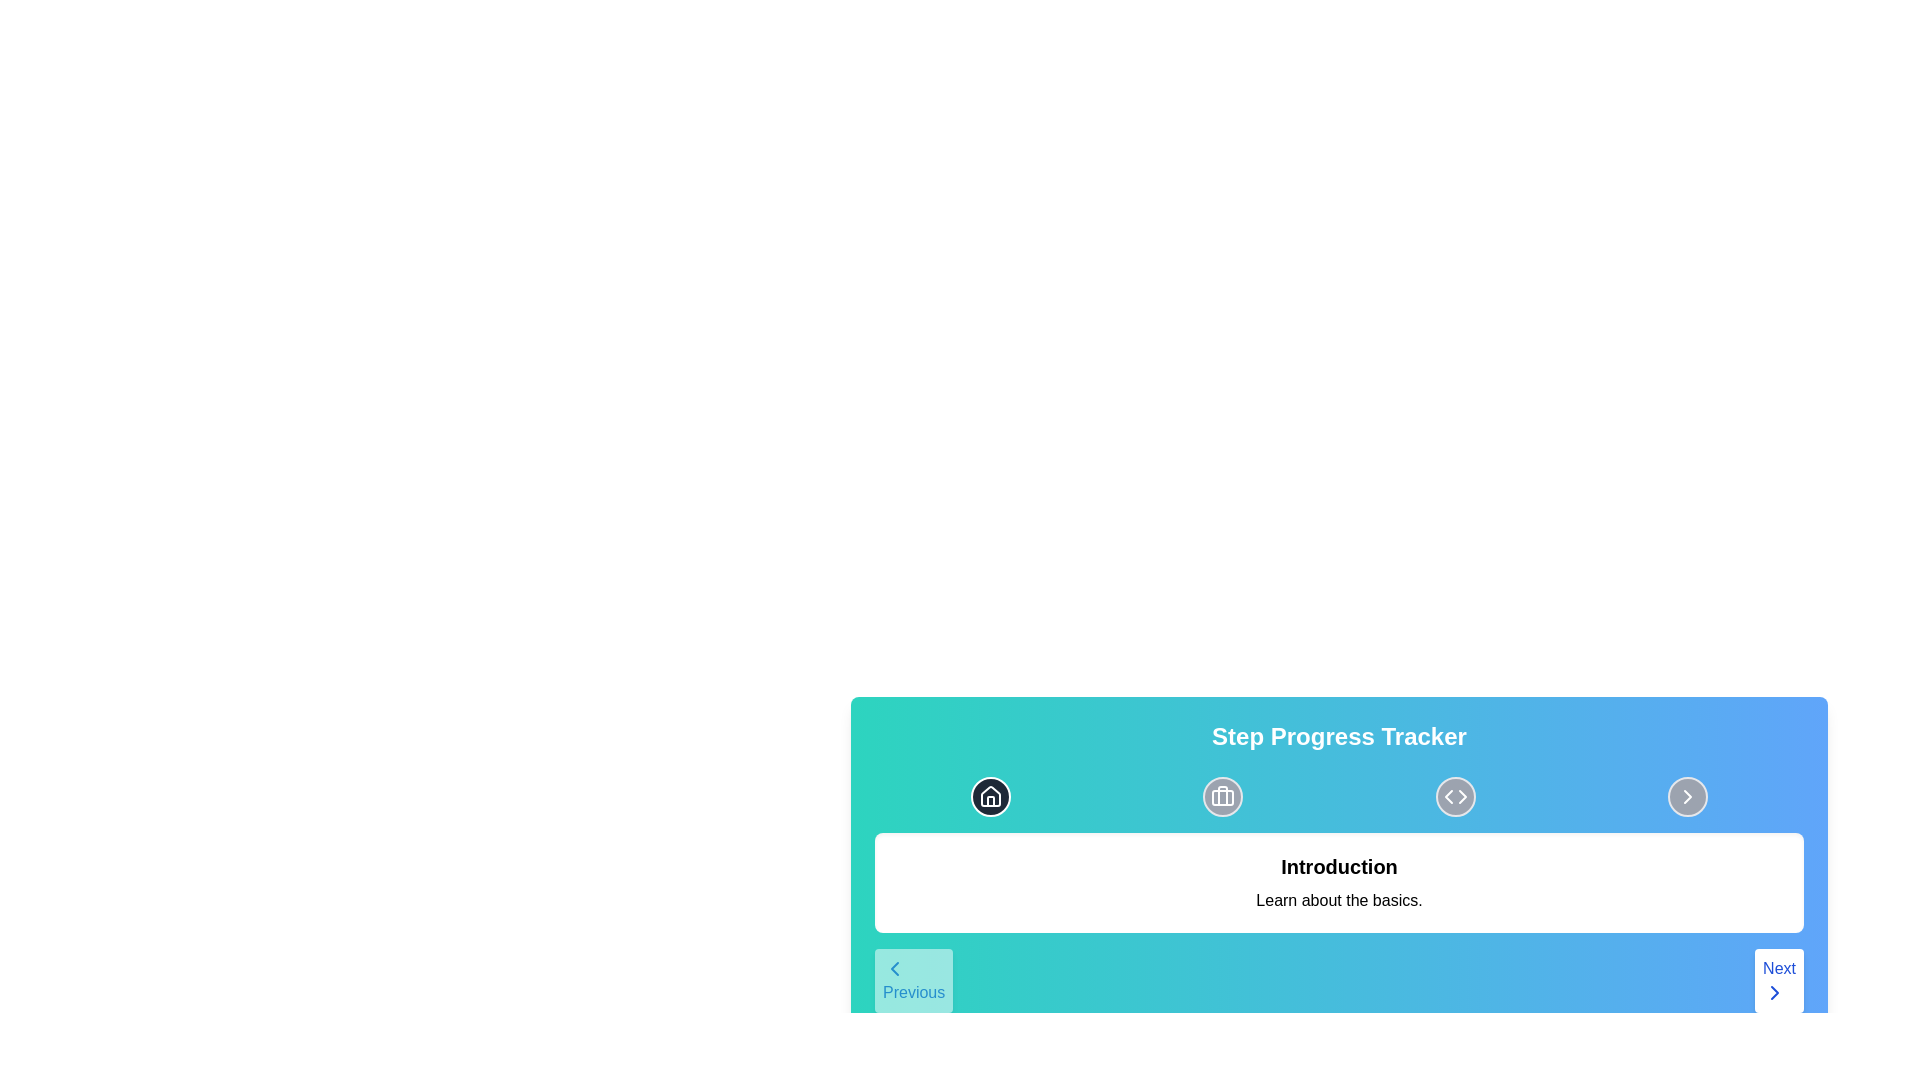 This screenshot has height=1080, width=1920. Describe the element at coordinates (913, 979) in the screenshot. I see `the 'Previous' button with a white background and blue chevron icon` at that location.